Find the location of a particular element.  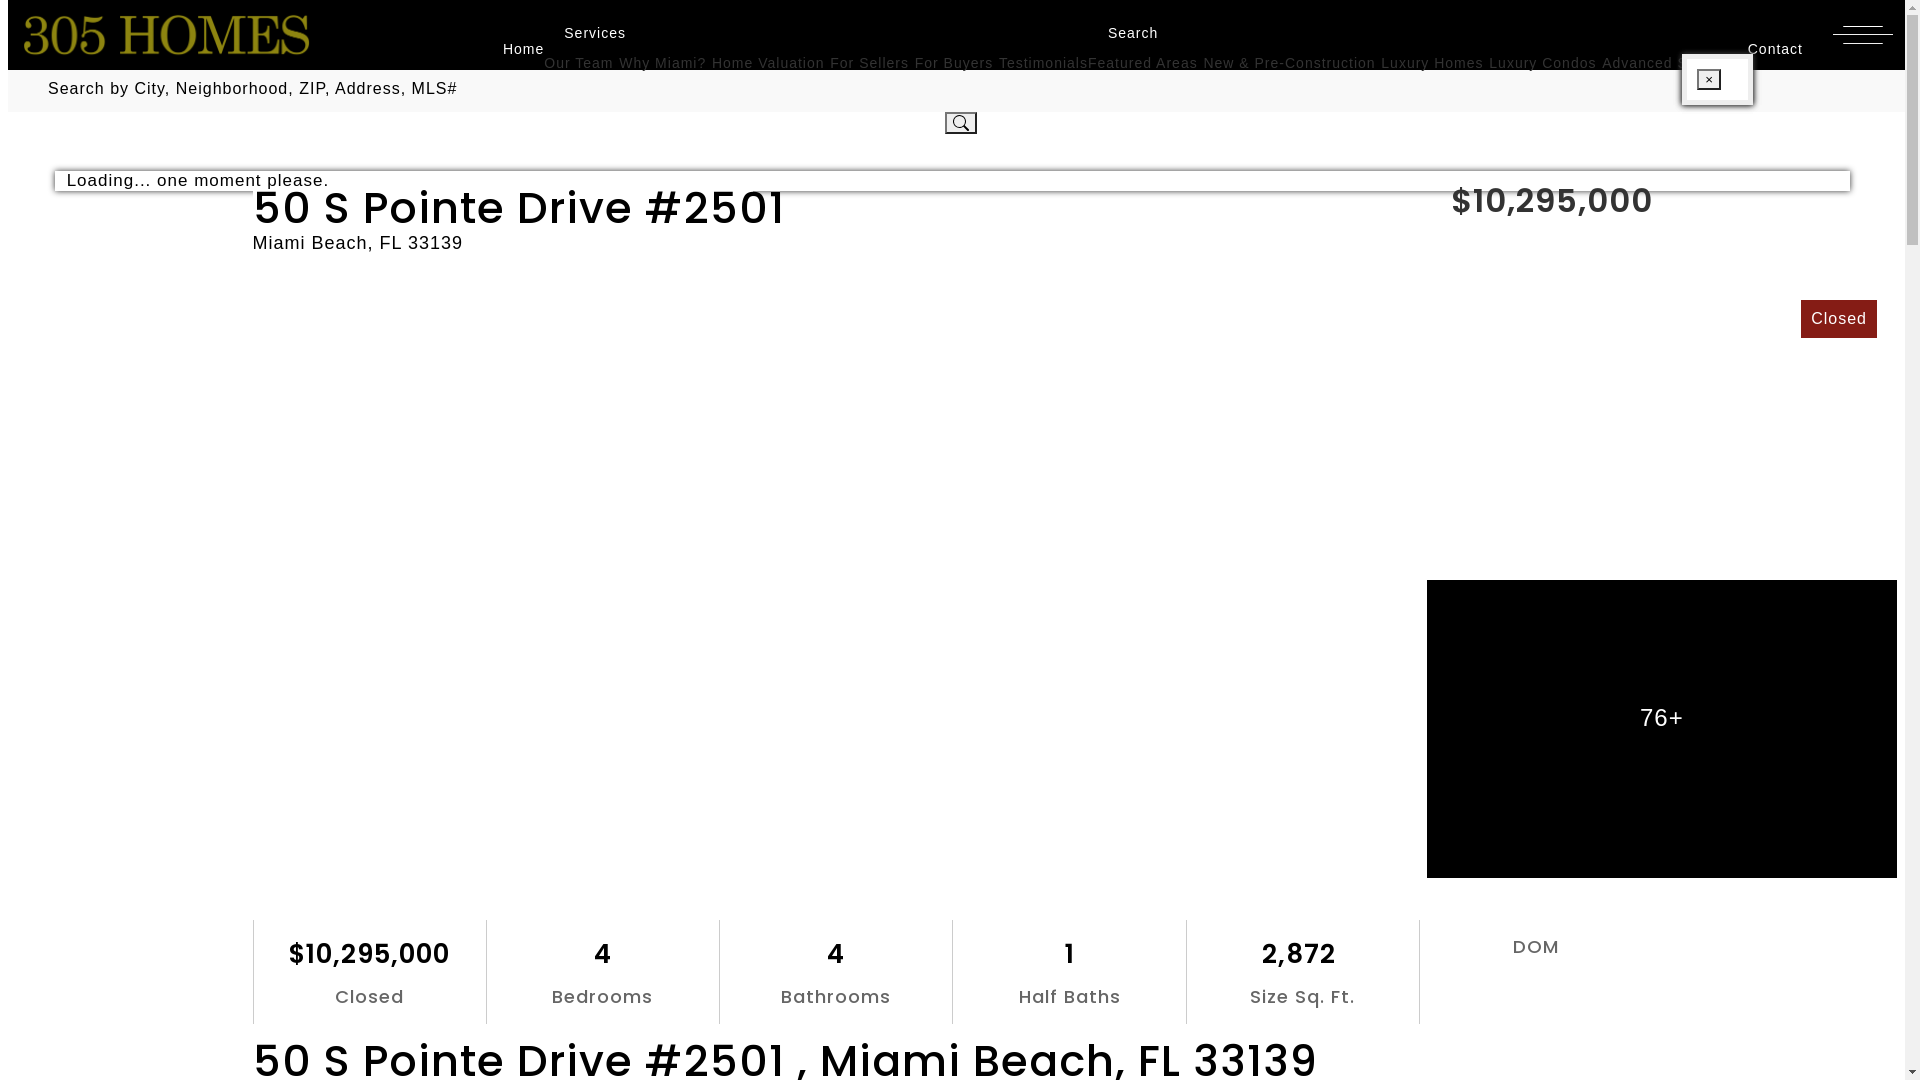

'Contact' is located at coordinates (1765, 48).